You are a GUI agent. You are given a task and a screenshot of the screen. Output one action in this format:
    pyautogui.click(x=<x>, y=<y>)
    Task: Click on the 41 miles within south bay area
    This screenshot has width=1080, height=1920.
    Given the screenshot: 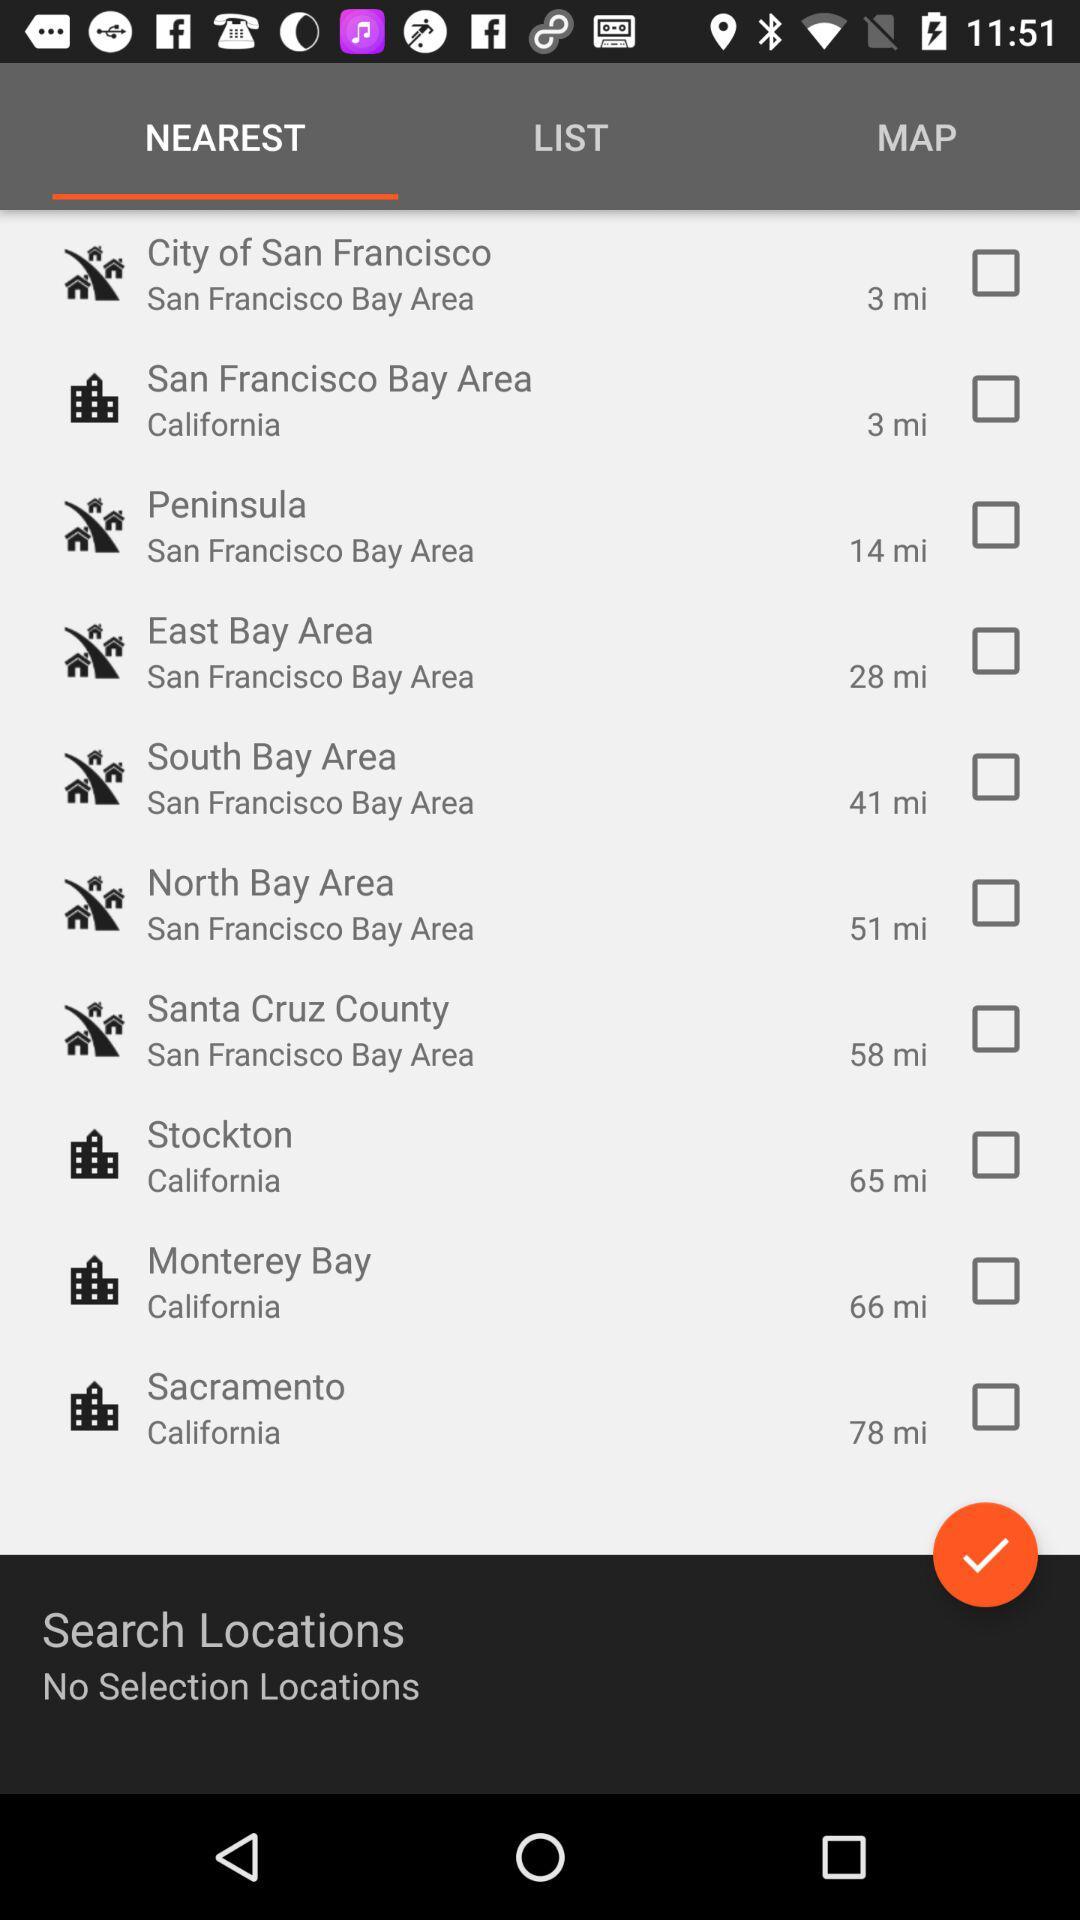 What is the action you would take?
    pyautogui.click(x=995, y=776)
    